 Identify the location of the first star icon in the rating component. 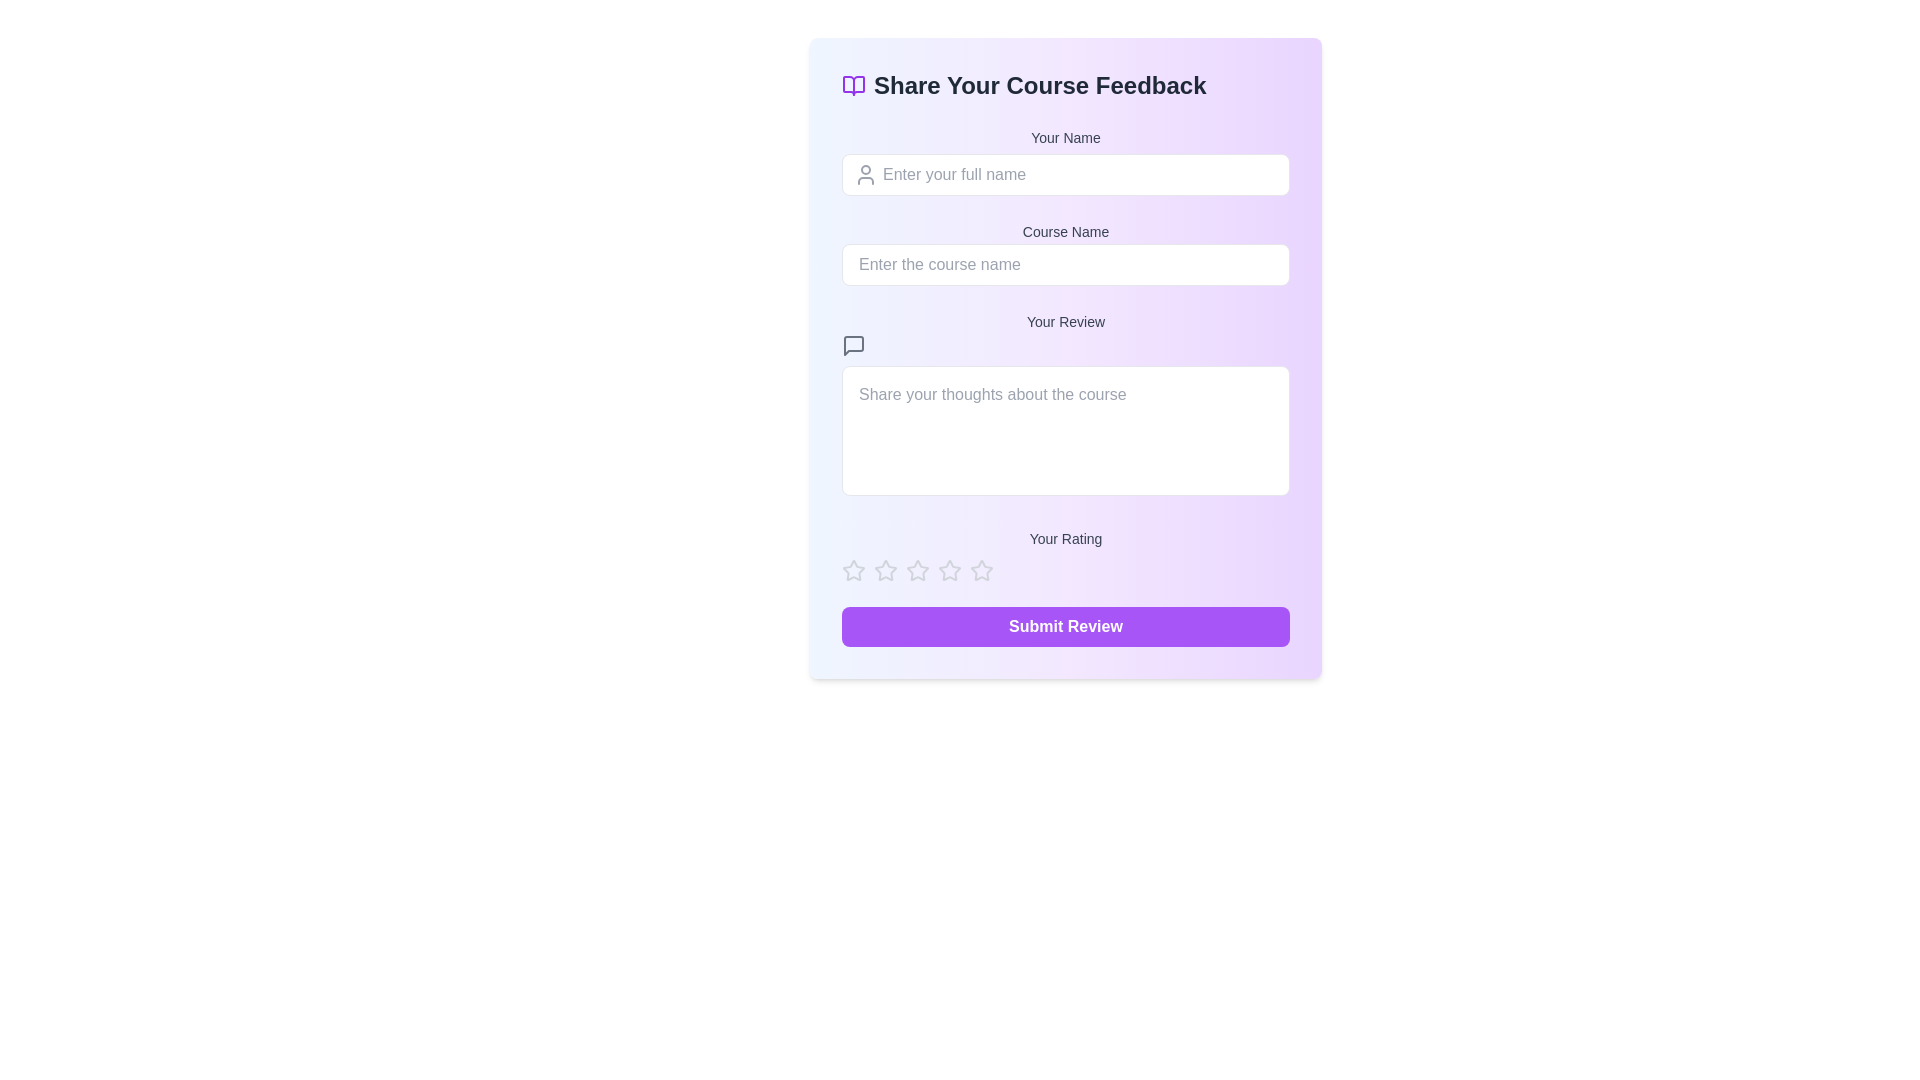
(854, 570).